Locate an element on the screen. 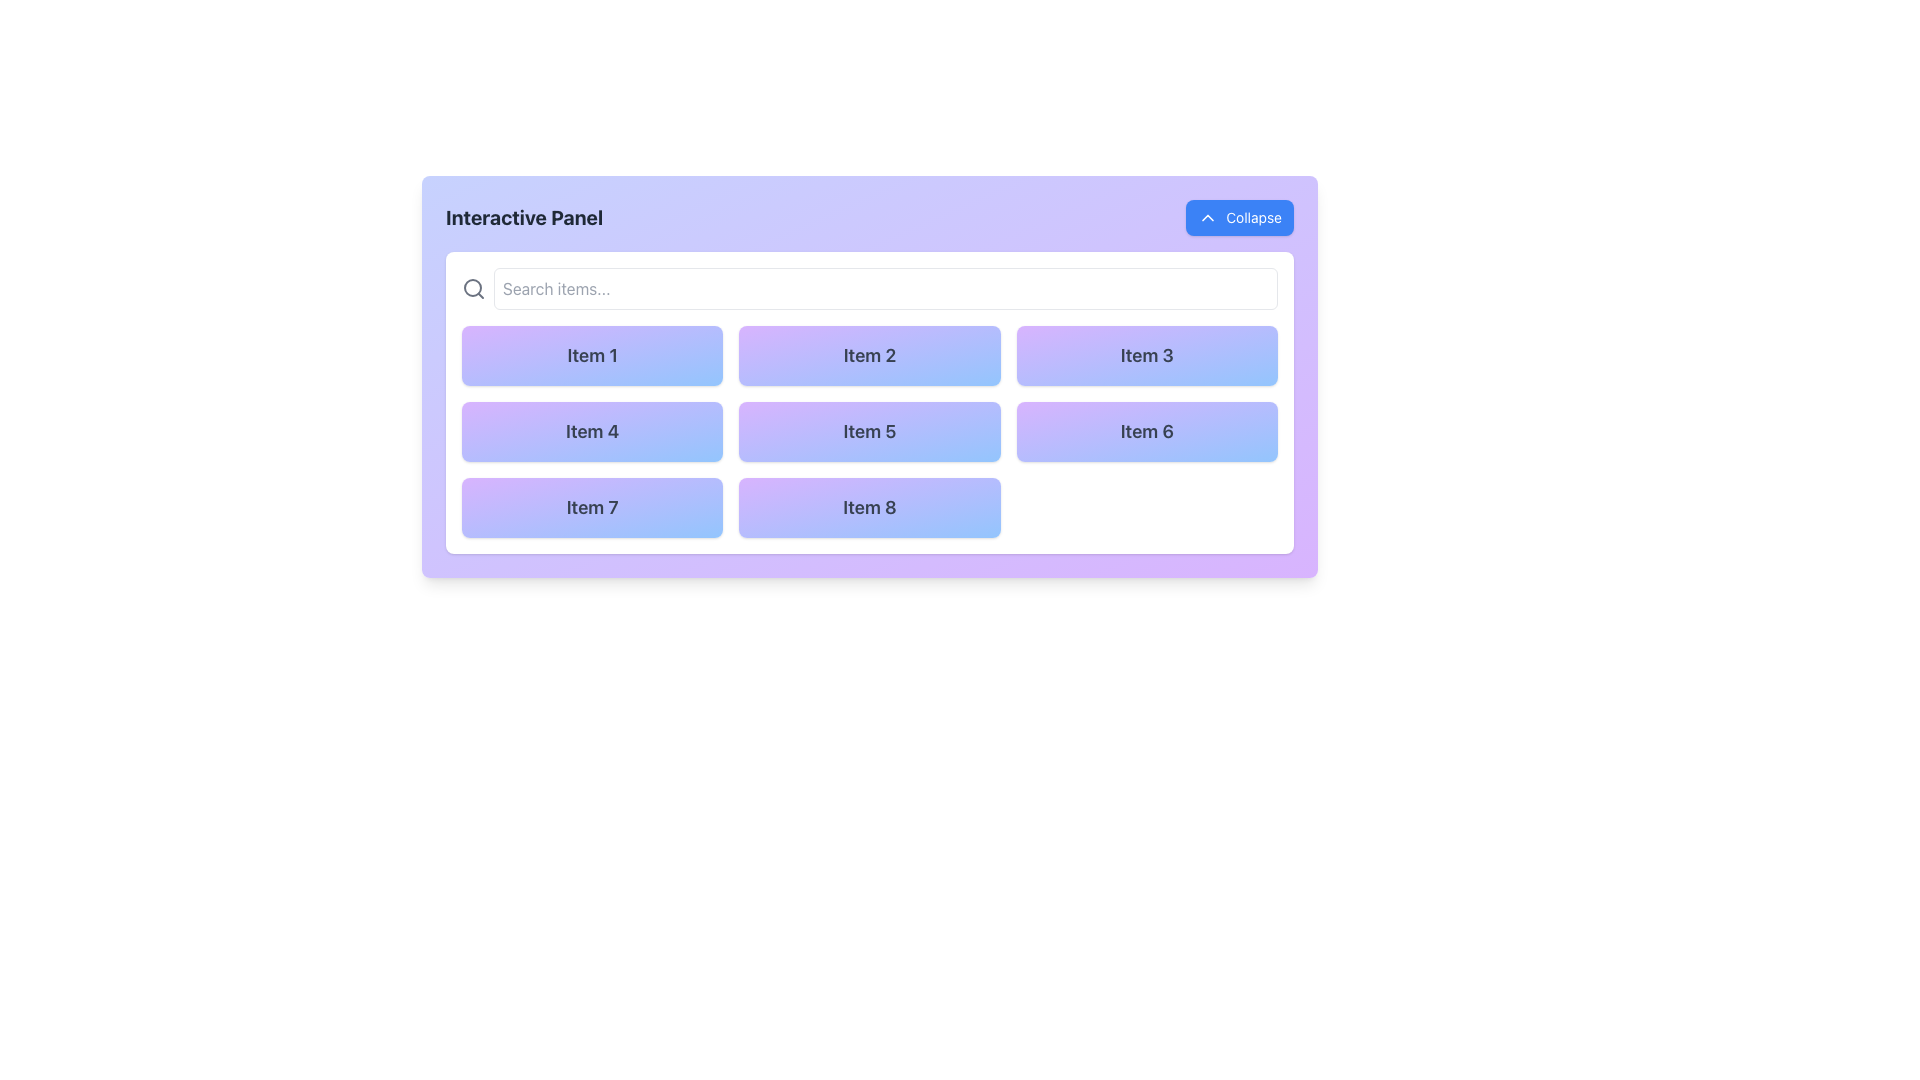 The image size is (1920, 1080). the bold textual header labeled 'Interactive Panel' which is prominently displayed in dark gray against a light purple background, located near the top left of the interface is located at coordinates (524, 218).